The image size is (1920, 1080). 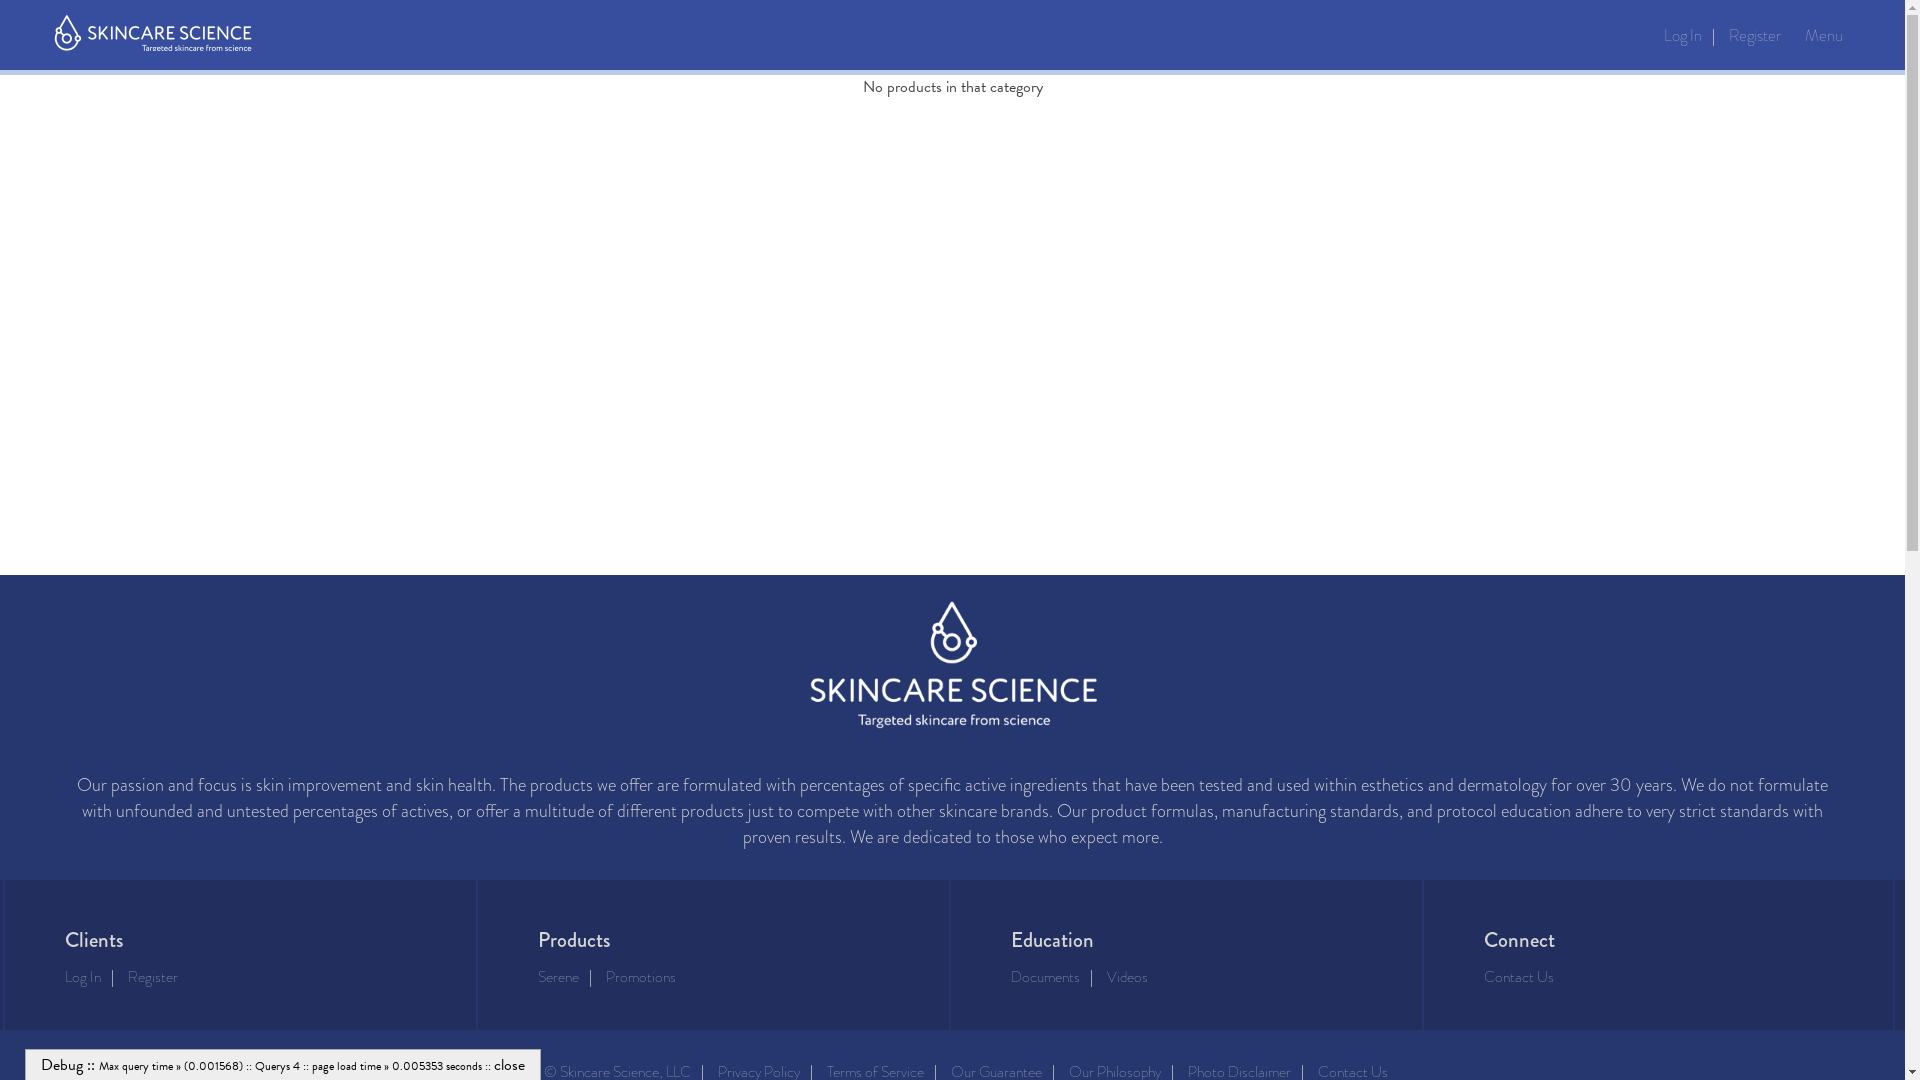 I want to click on 'Videos', so click(x=1126, y=975).